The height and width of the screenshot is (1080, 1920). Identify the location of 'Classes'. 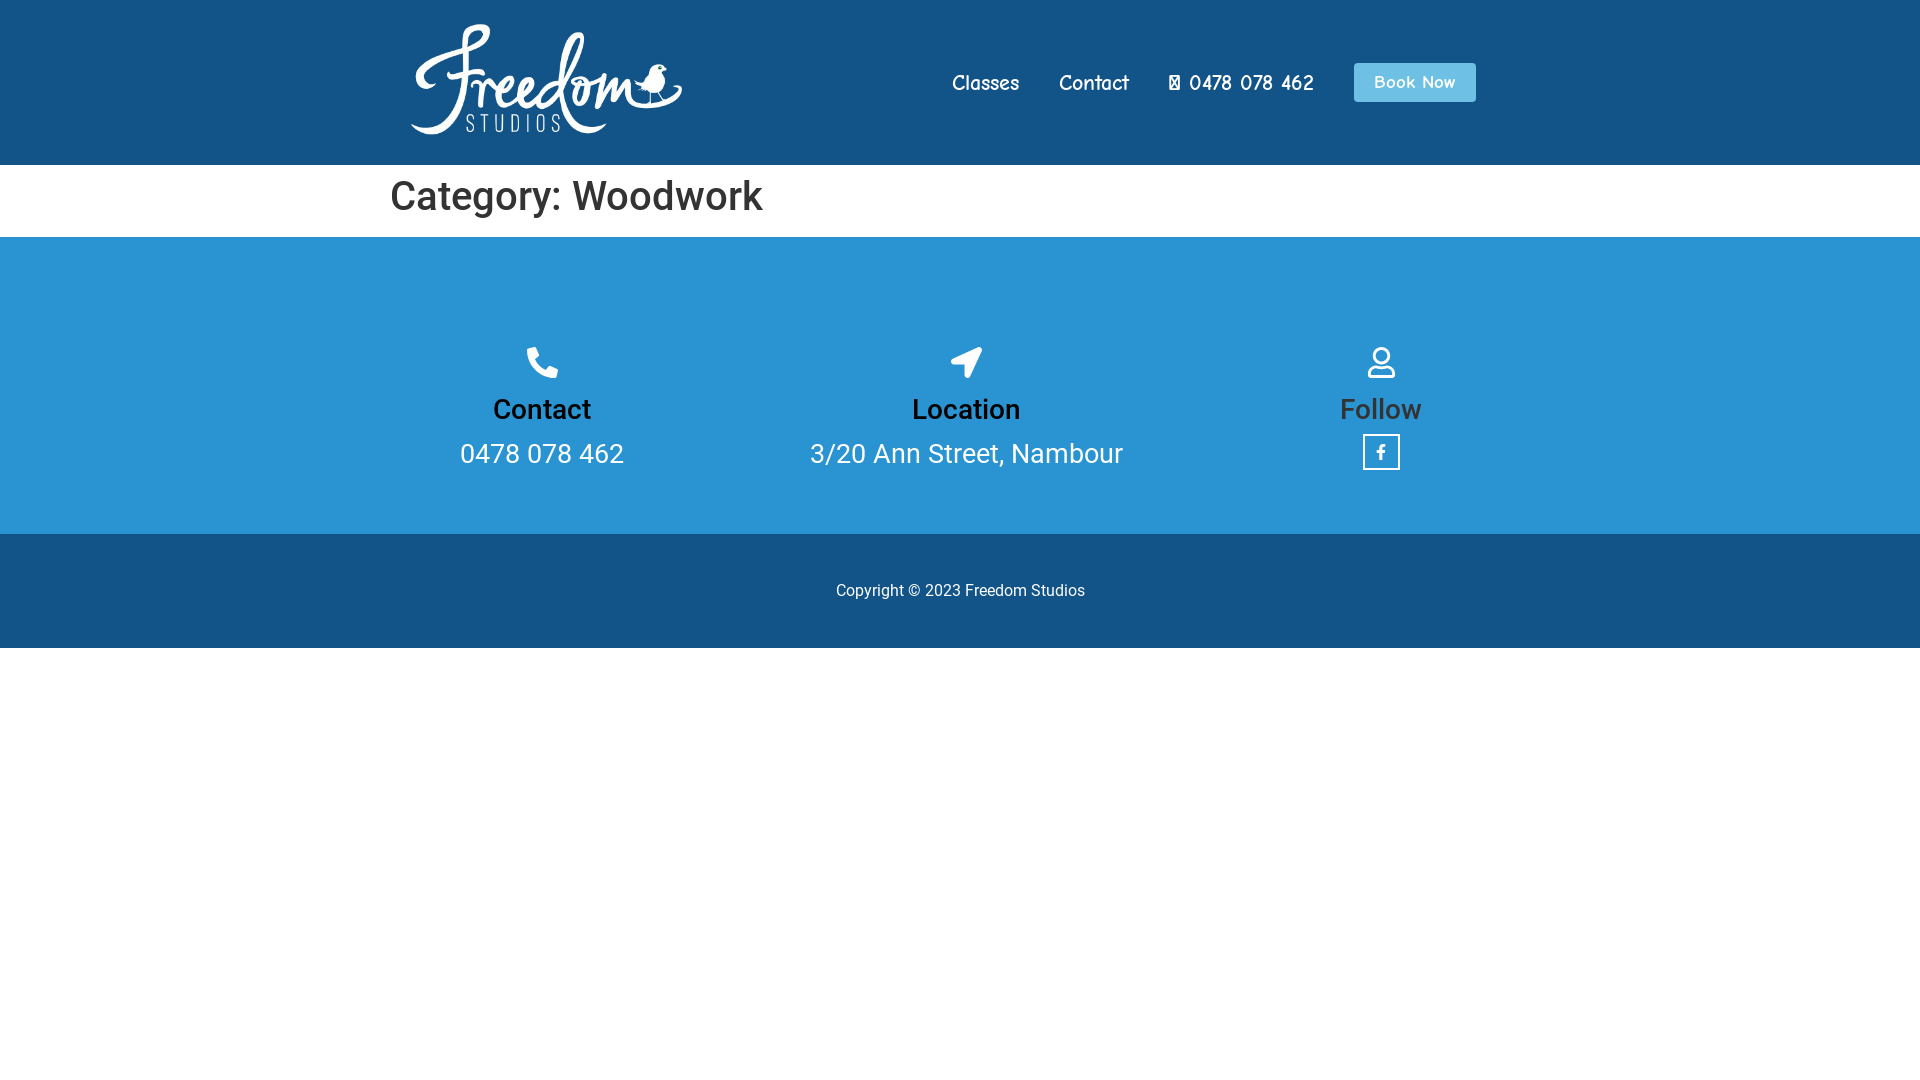
(985, 82).